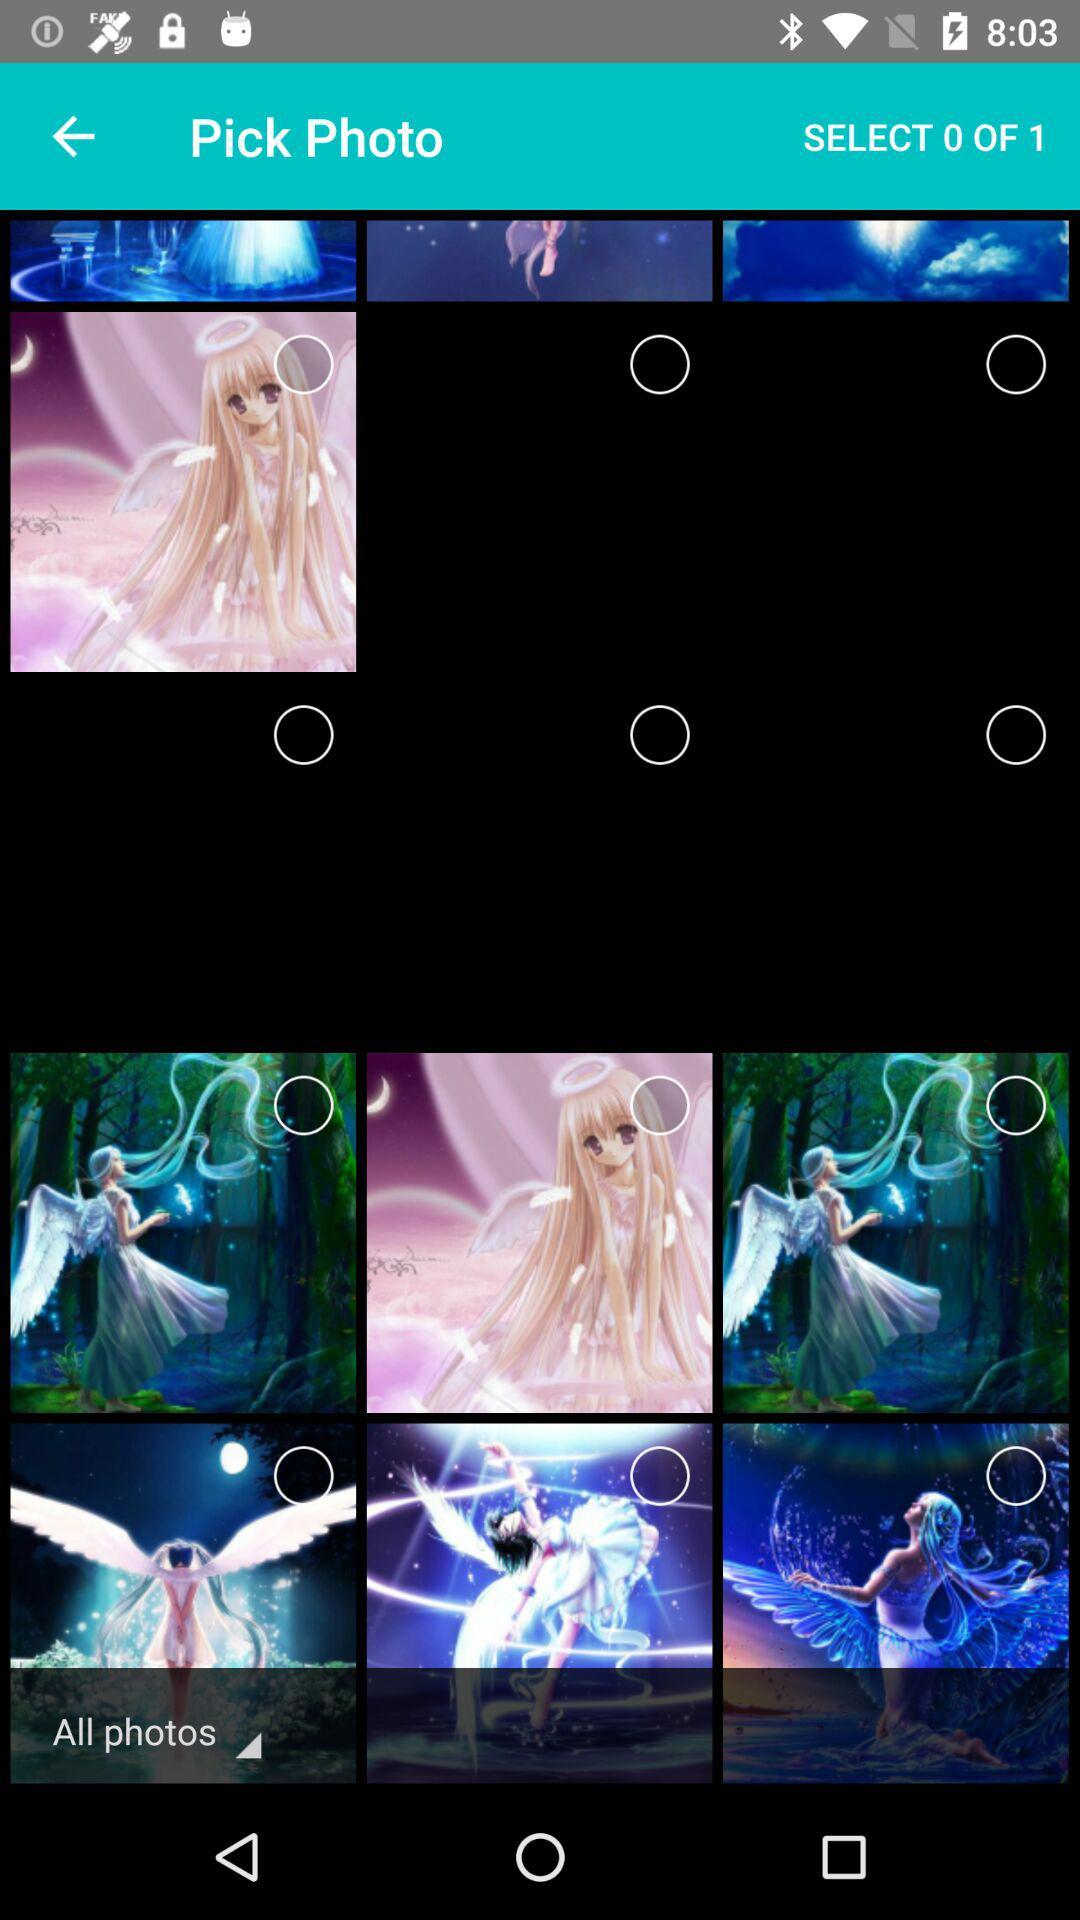 The image size is (1080, 1920). Describe the element at coordinates (659, 733) in the screenshot. I see `radio button` at that location.